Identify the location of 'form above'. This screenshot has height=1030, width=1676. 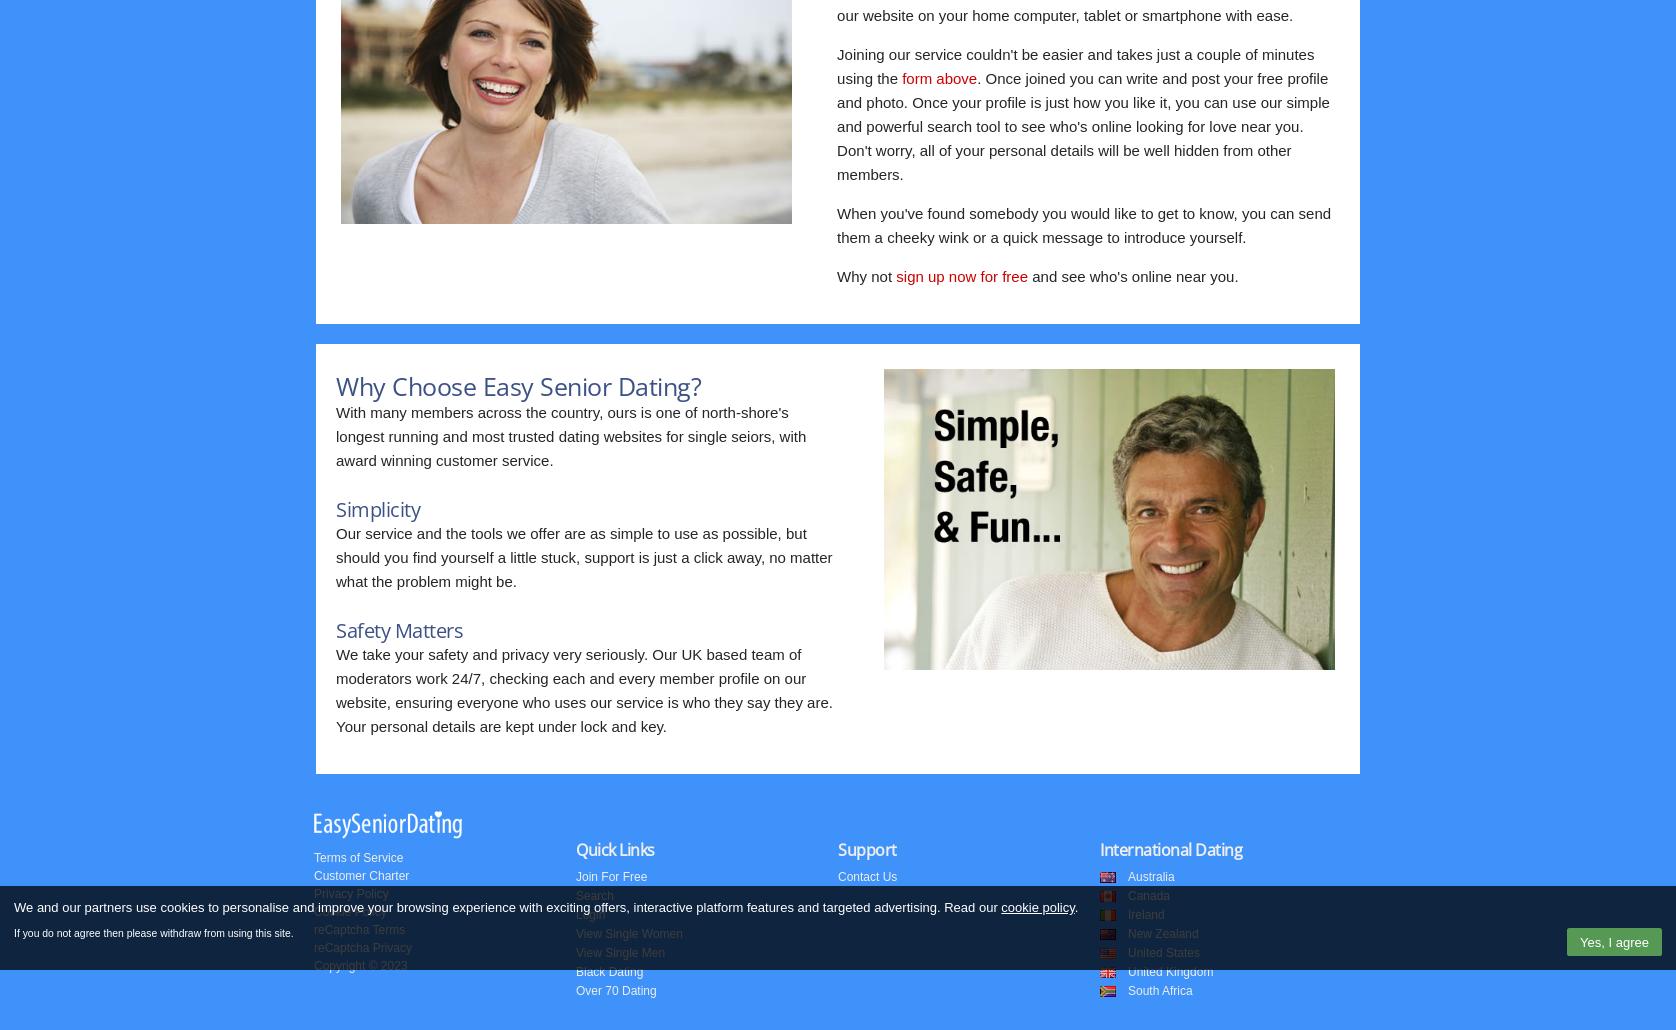
(939, 77).